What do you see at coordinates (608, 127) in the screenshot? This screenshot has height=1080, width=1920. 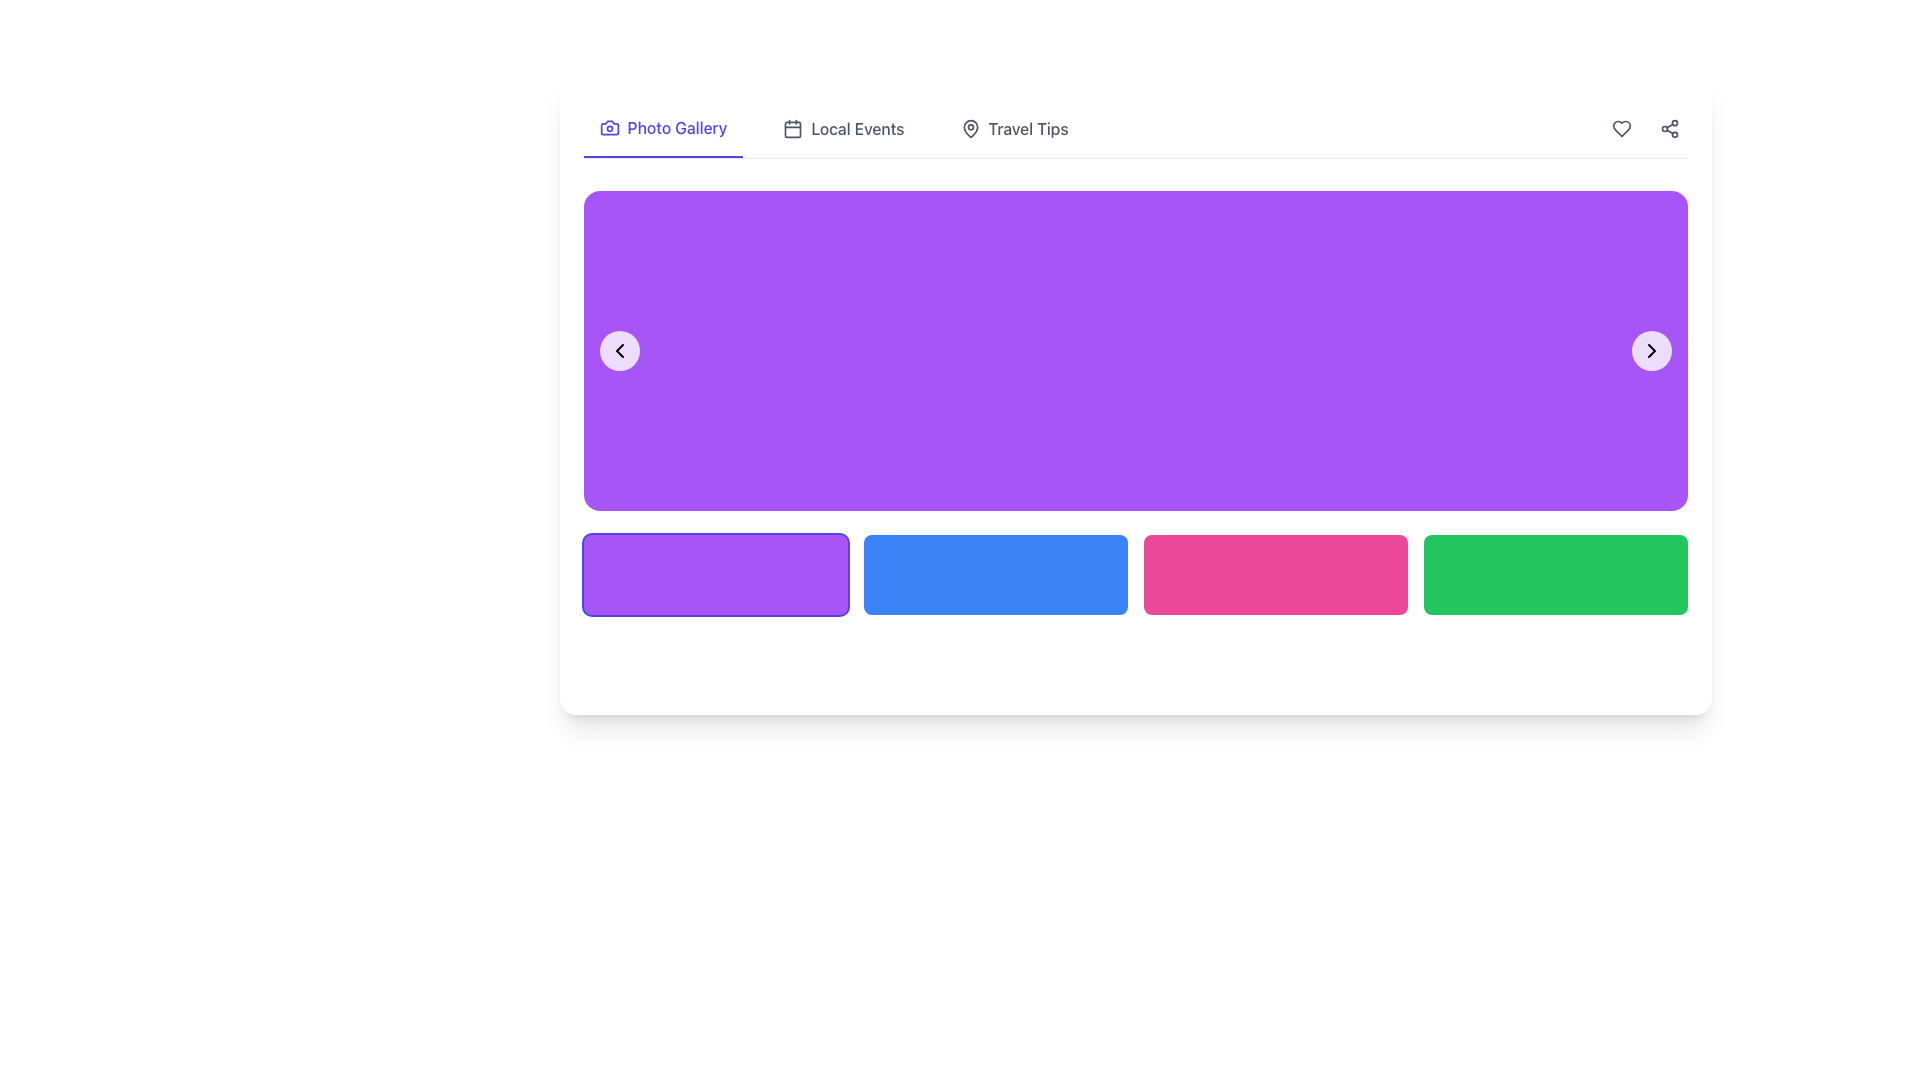 I see `the camera icon located in the navigation bar to the left of the 'Photo Gallery' label` at bounding box center [608, 127].